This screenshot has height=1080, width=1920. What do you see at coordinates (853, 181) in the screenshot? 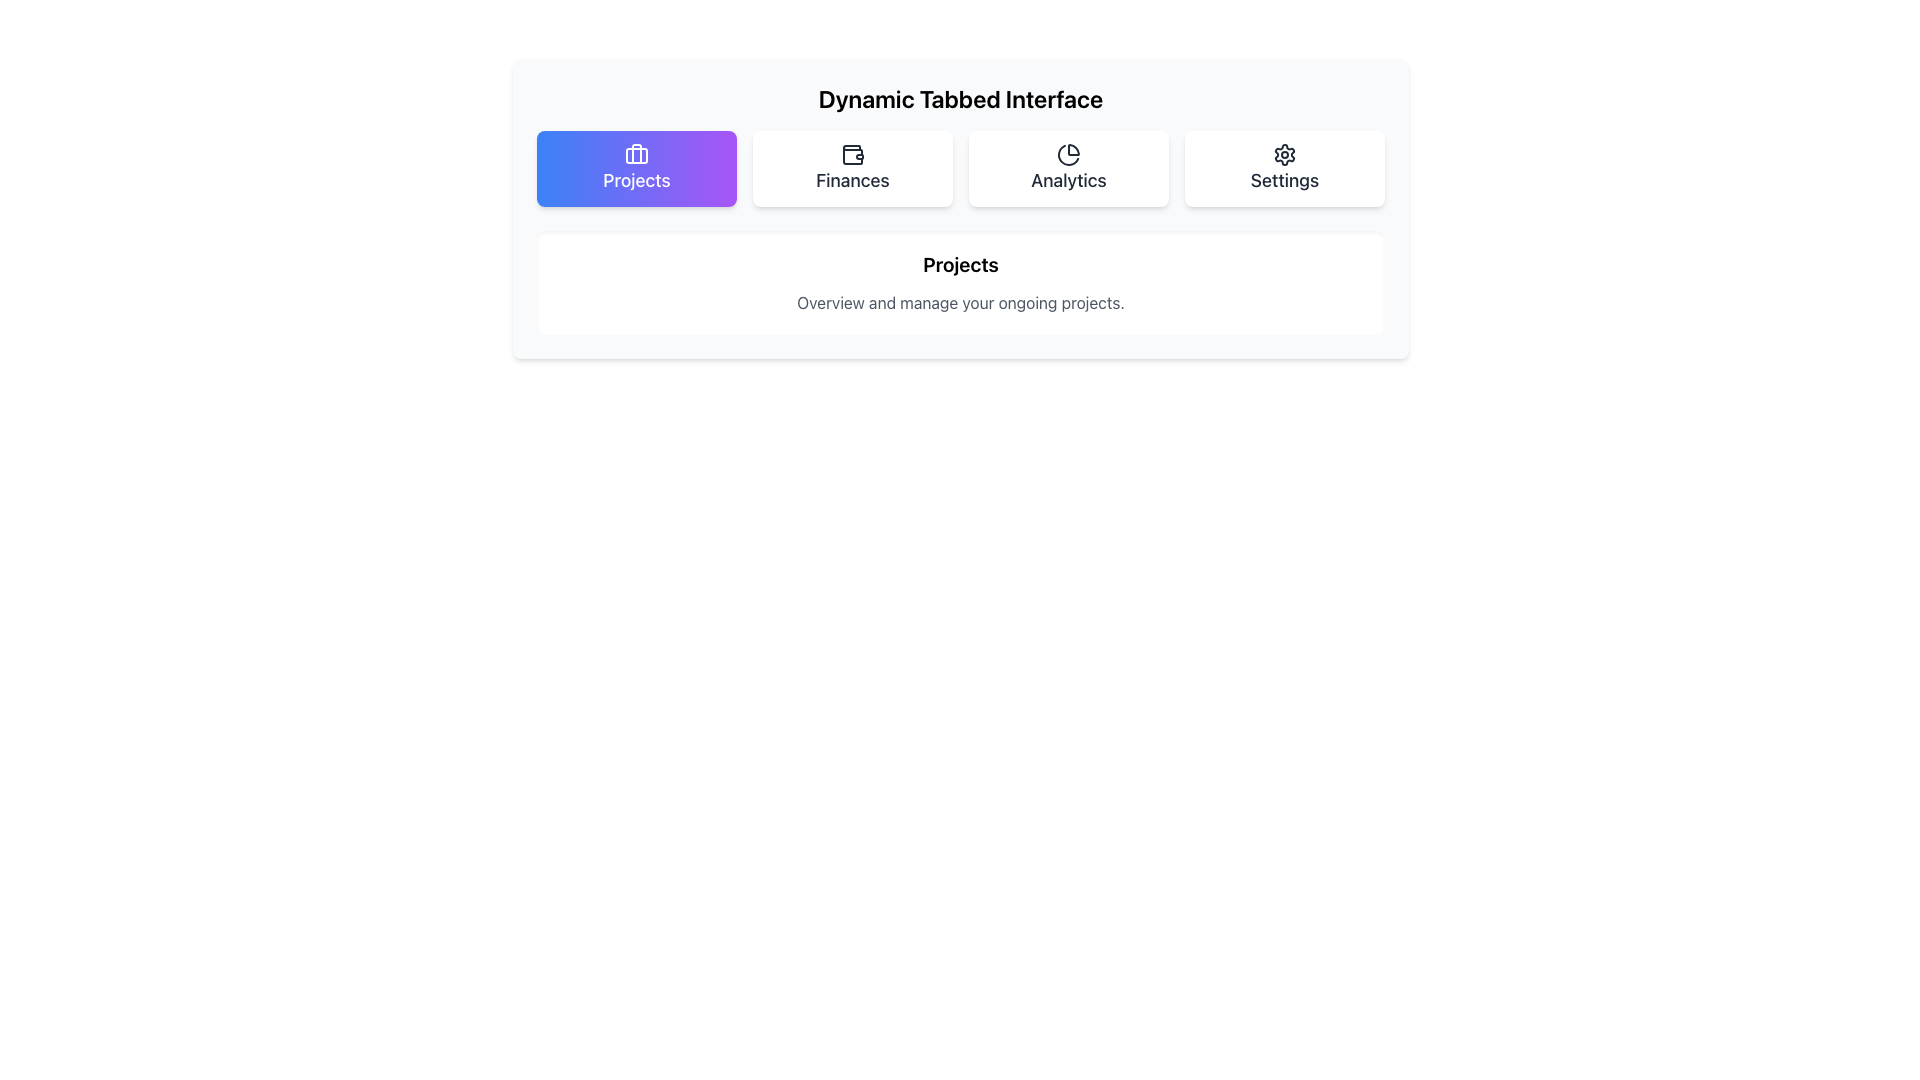
I see `the 'Finances' text label in the navigation bar` at bounding box center [853, 181].